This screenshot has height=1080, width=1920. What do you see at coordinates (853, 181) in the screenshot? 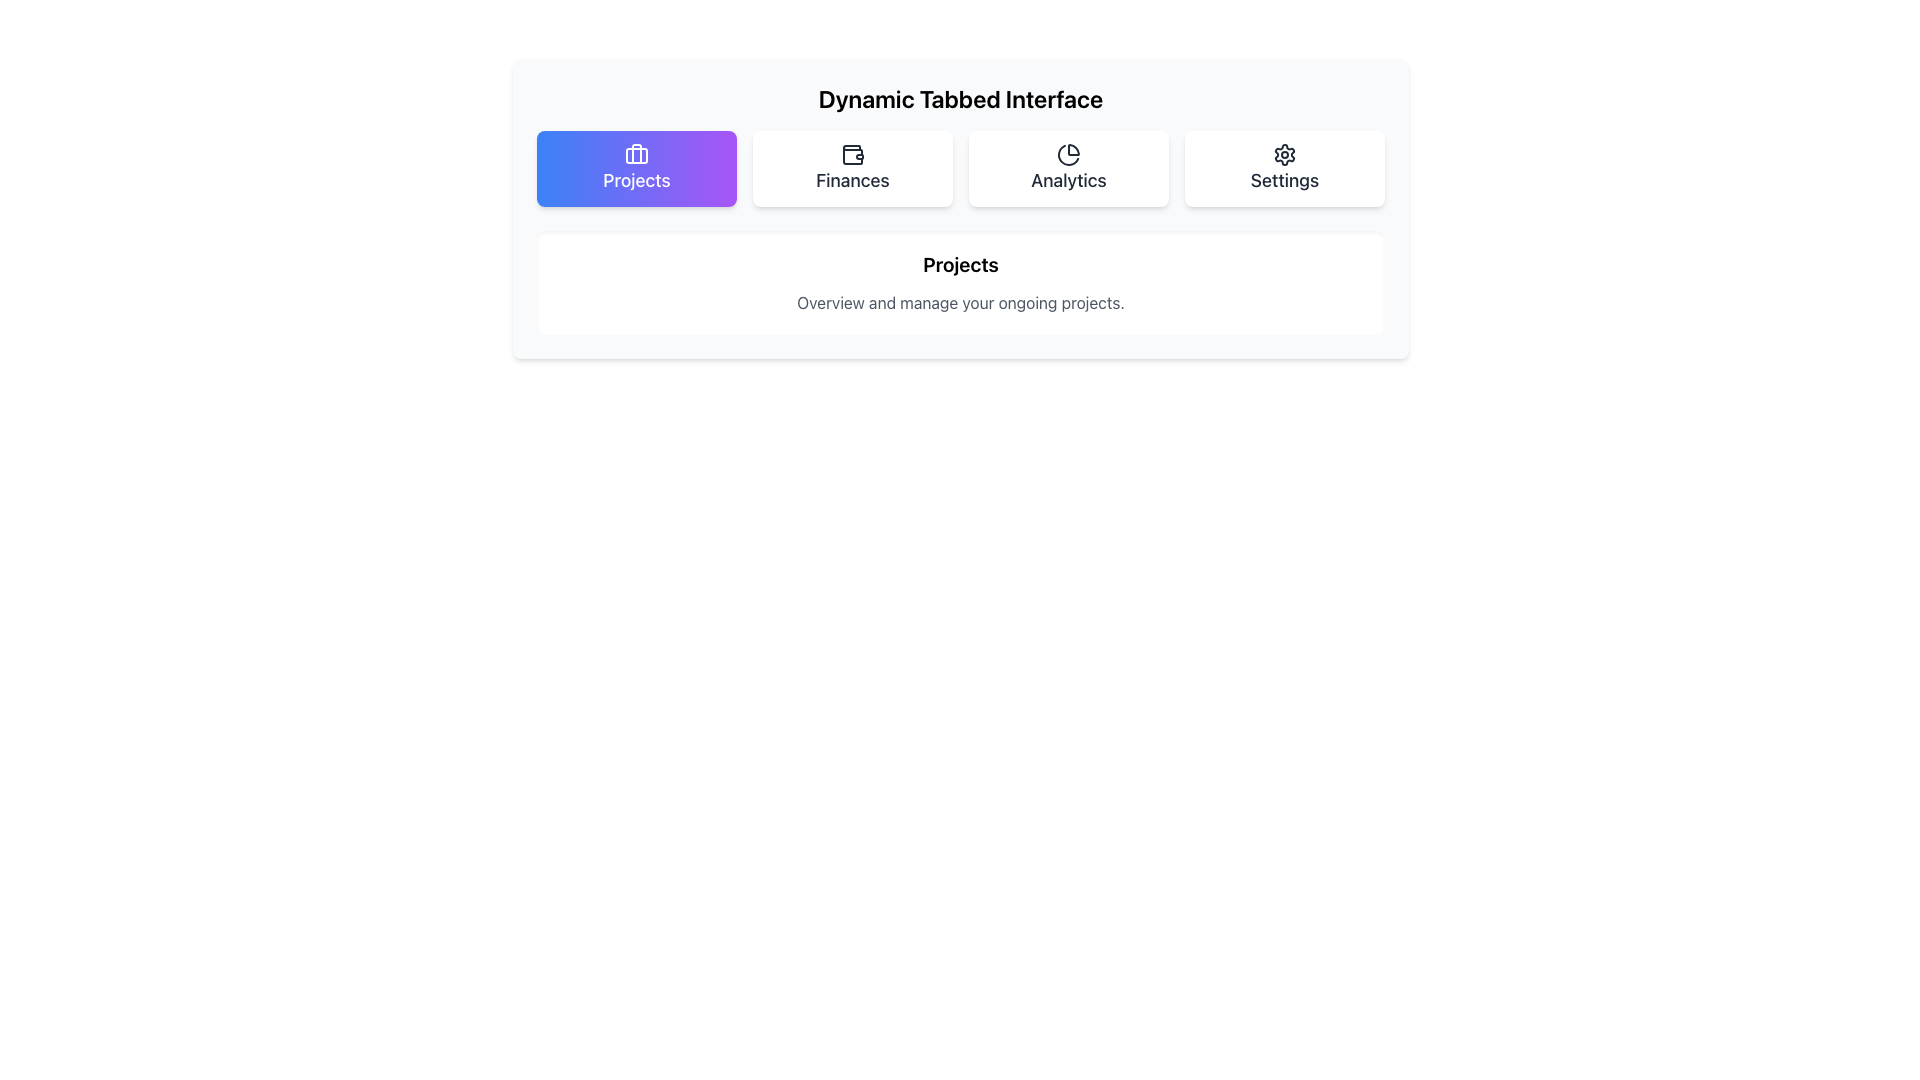
I see `the 'Finances' text label in the navigation bar` at bounding box center [853, 181].